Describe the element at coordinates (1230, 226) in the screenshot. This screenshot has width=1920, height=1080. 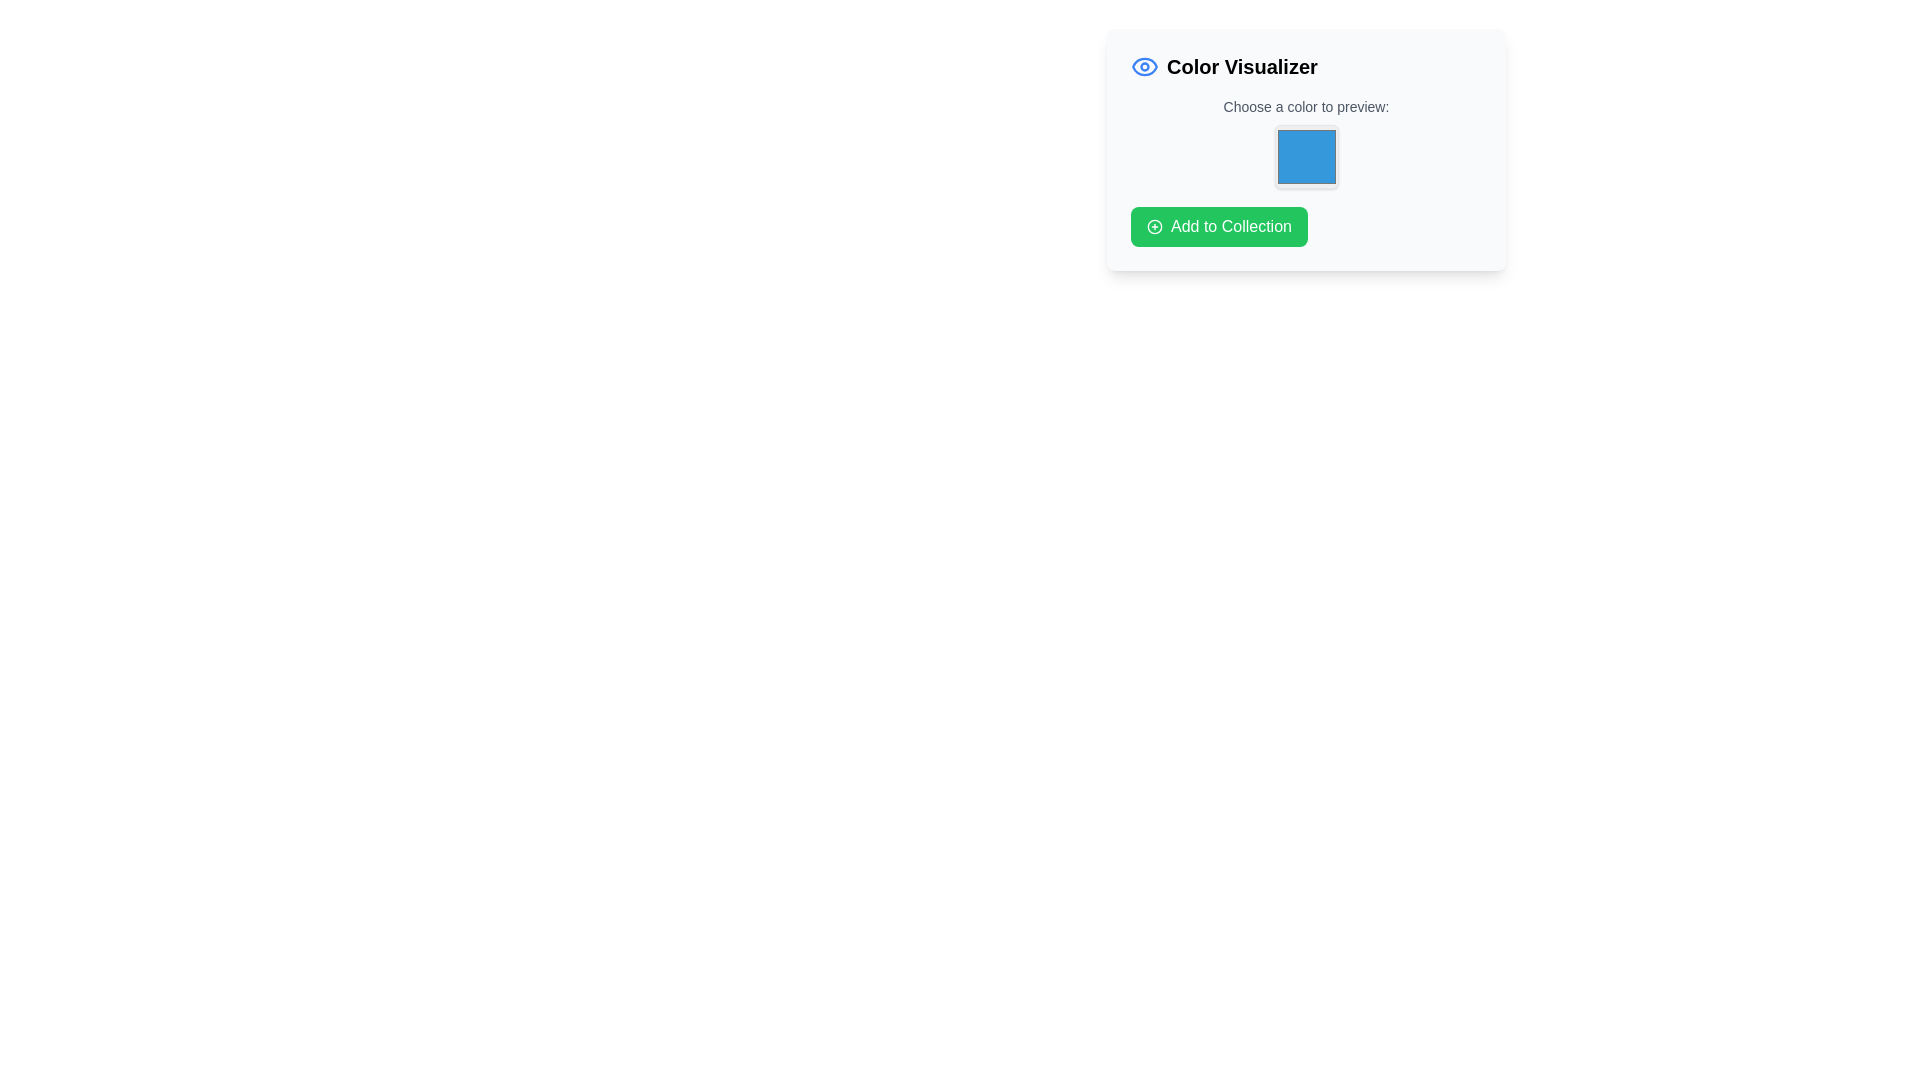
I see `the text label within the green rounded rectangular button that indicates adding the color previewed above to a collection, located beneath the blue color preview box` at that location.